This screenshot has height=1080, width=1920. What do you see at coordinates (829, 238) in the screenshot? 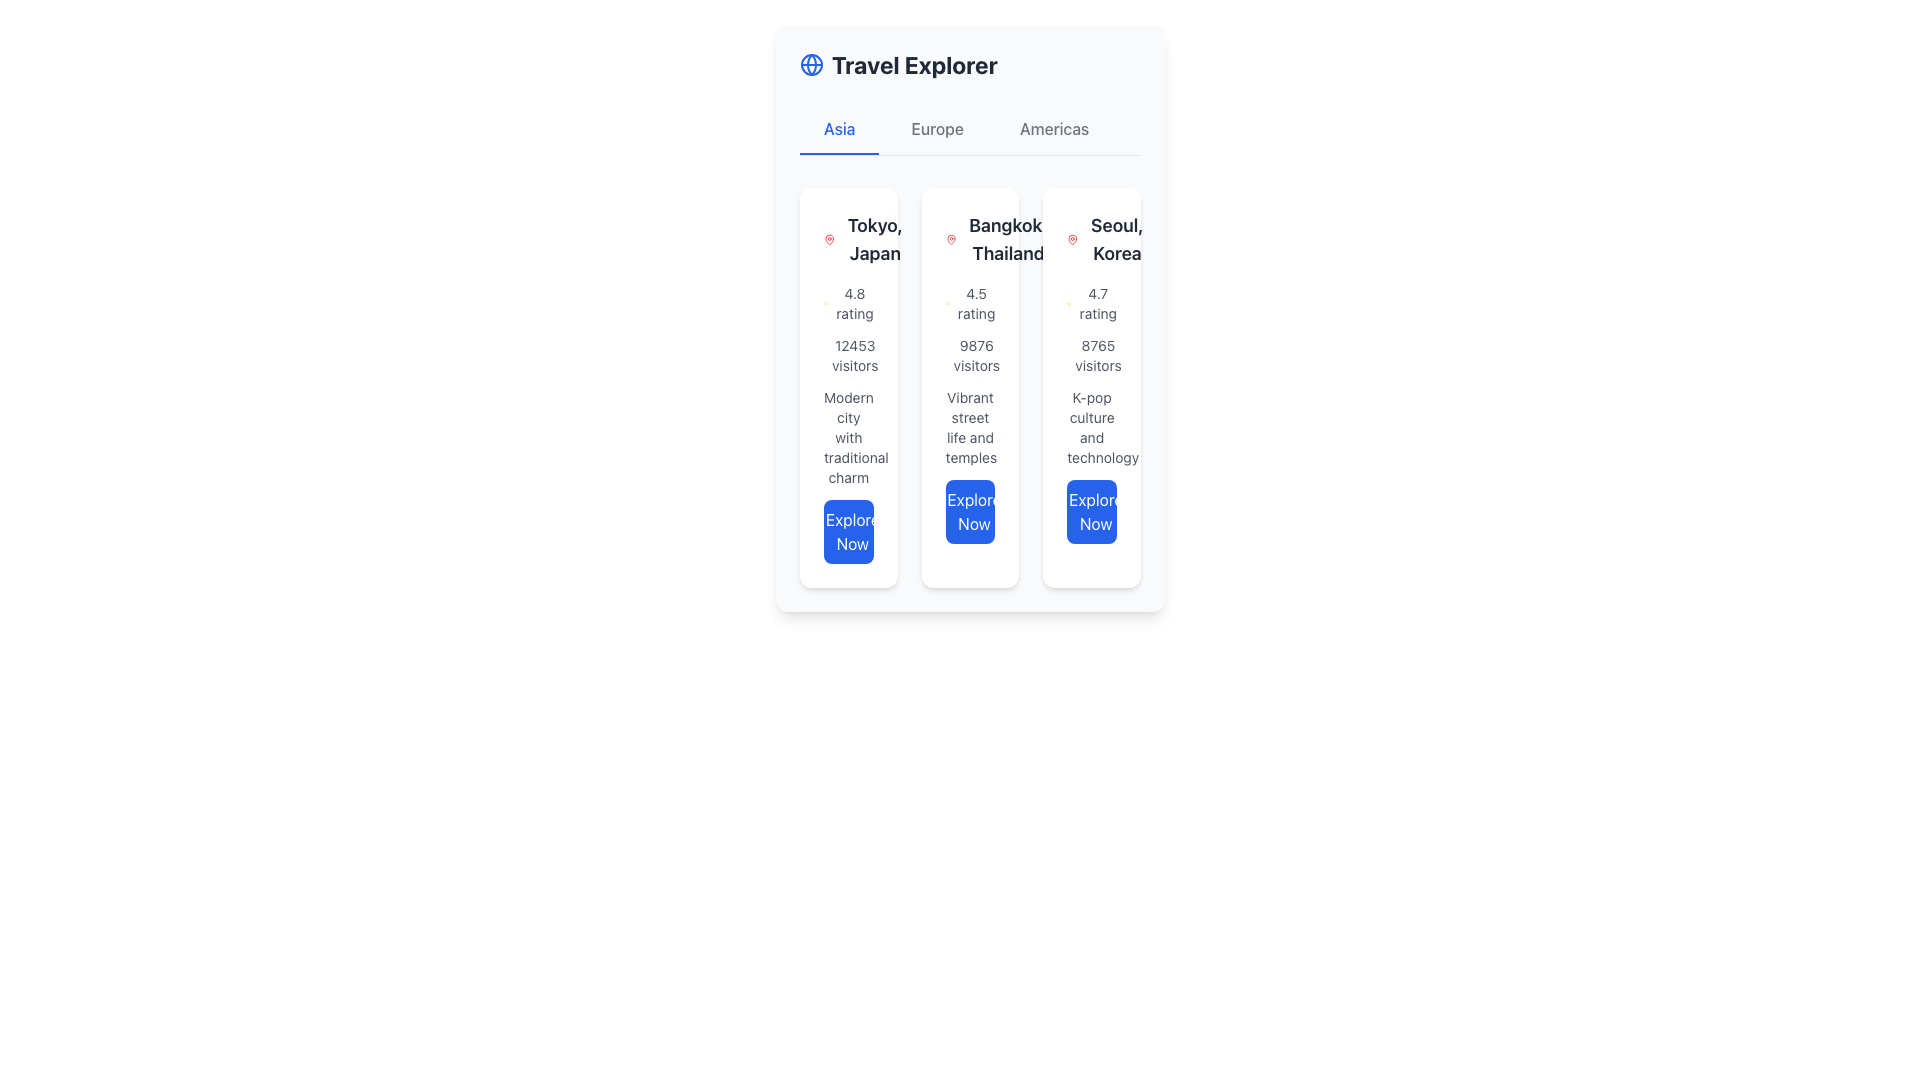
I see `the red pin-like icon representing the location marker for Tokyo, Japan` at bounding box center [829, 238].